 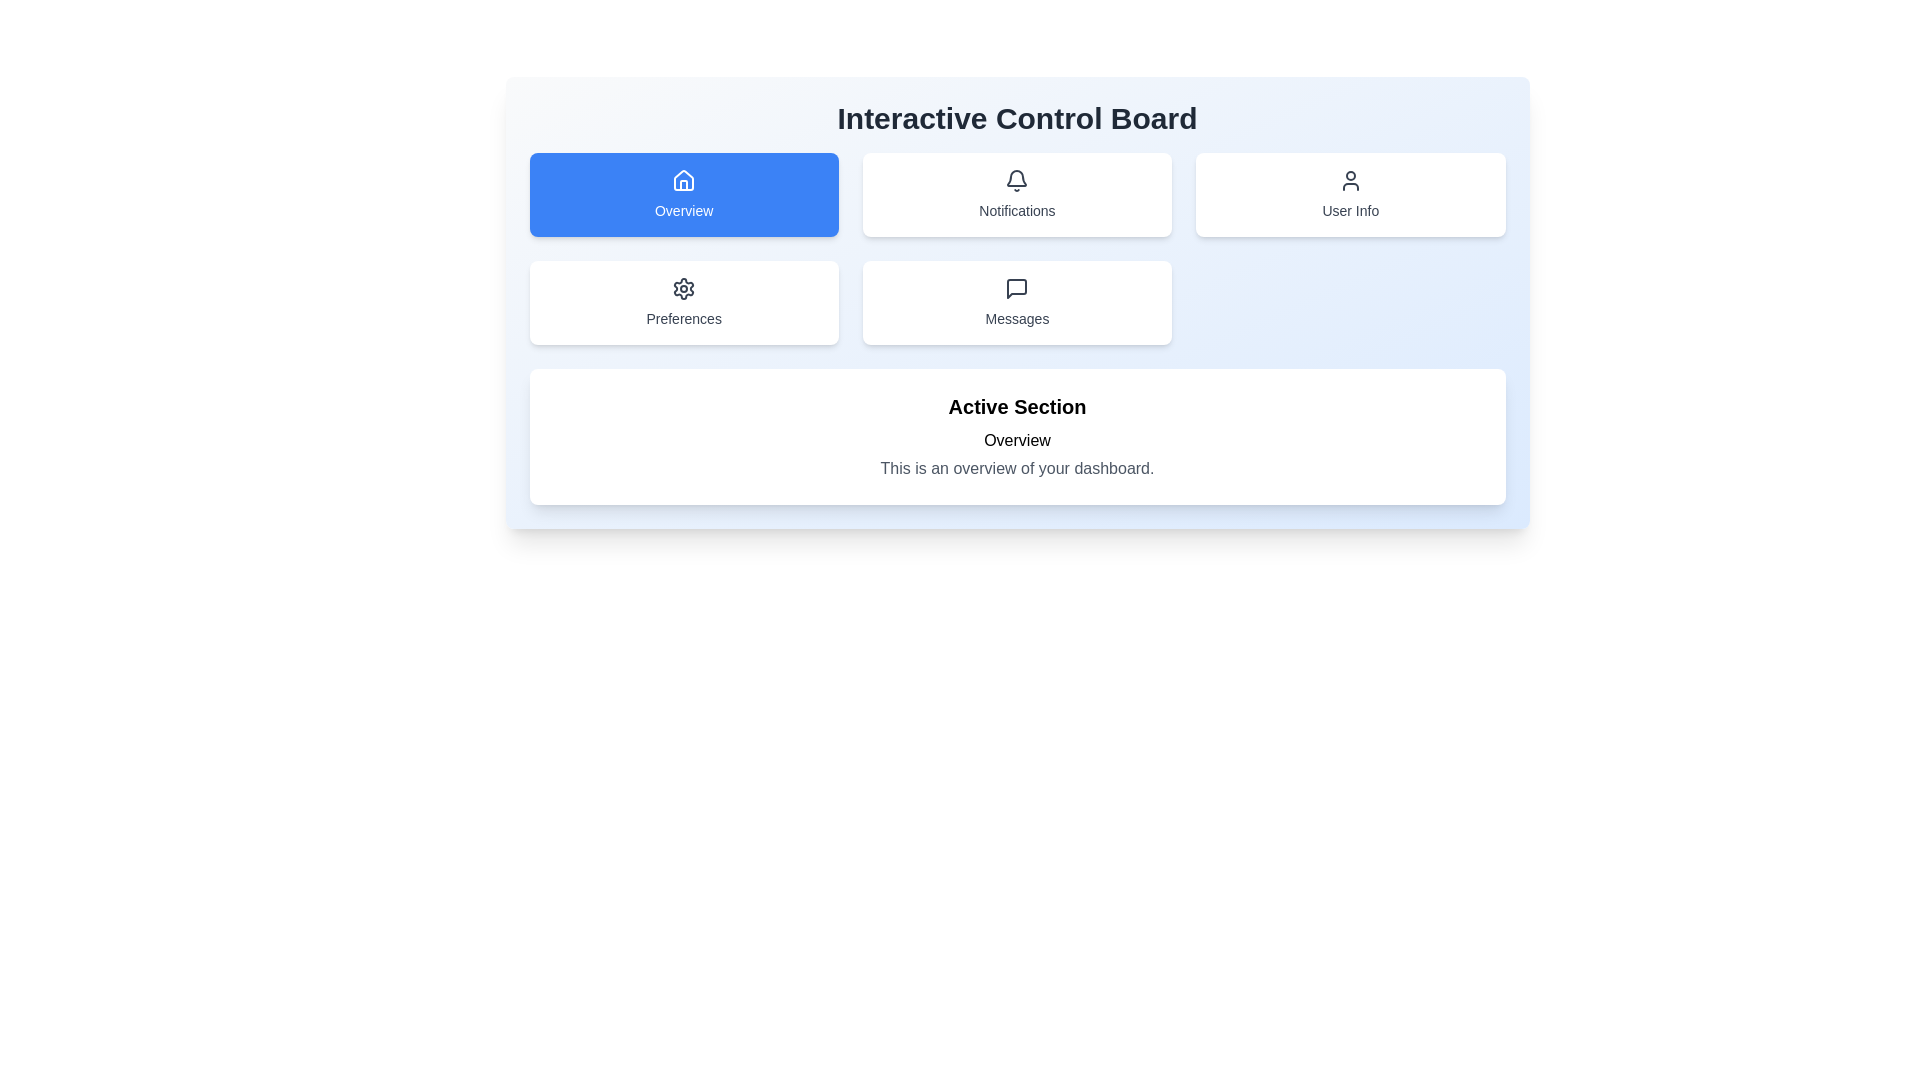 What do you see at coordinates (684, 195) in the screenshot?
I see `the blue rectangular button labeled 'Overview' with a house icon` at bounding box center [684, 195].